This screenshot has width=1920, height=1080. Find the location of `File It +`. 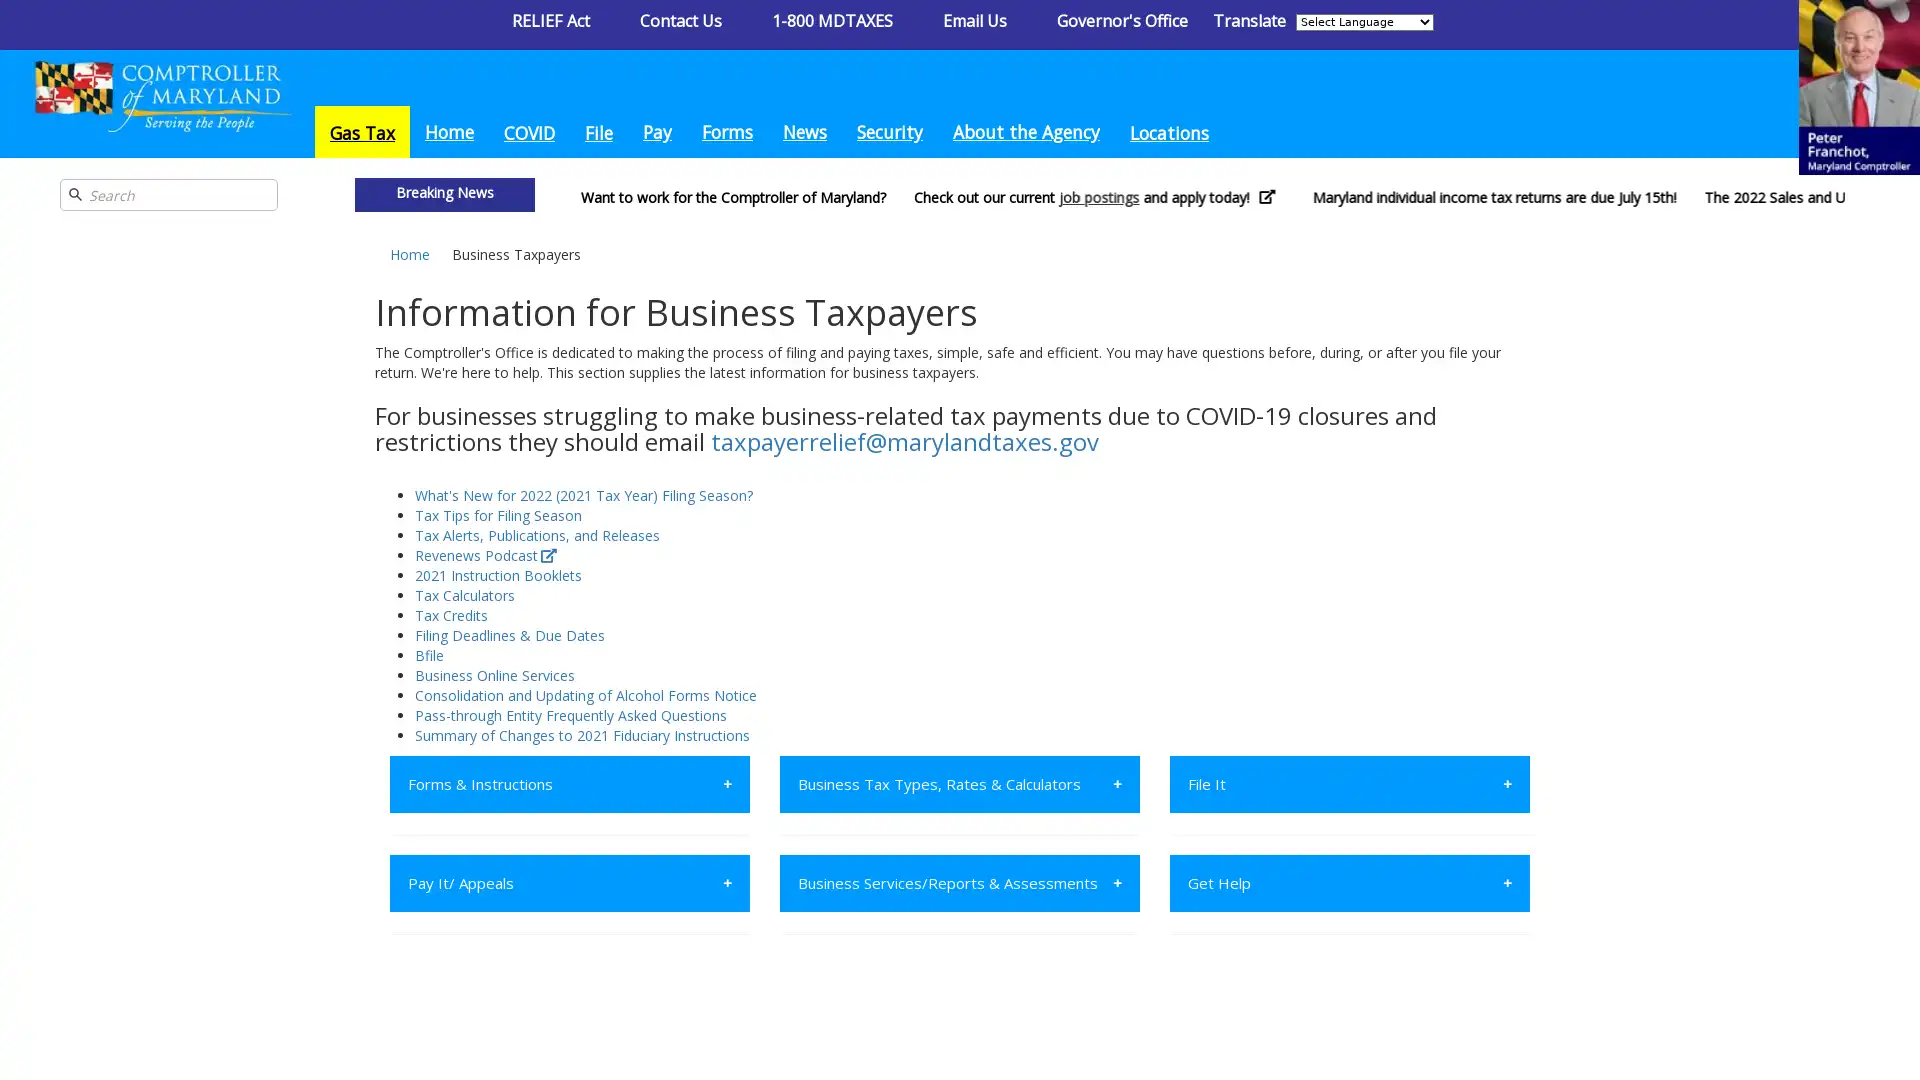

File It + is located at coordinates (1349, 782).